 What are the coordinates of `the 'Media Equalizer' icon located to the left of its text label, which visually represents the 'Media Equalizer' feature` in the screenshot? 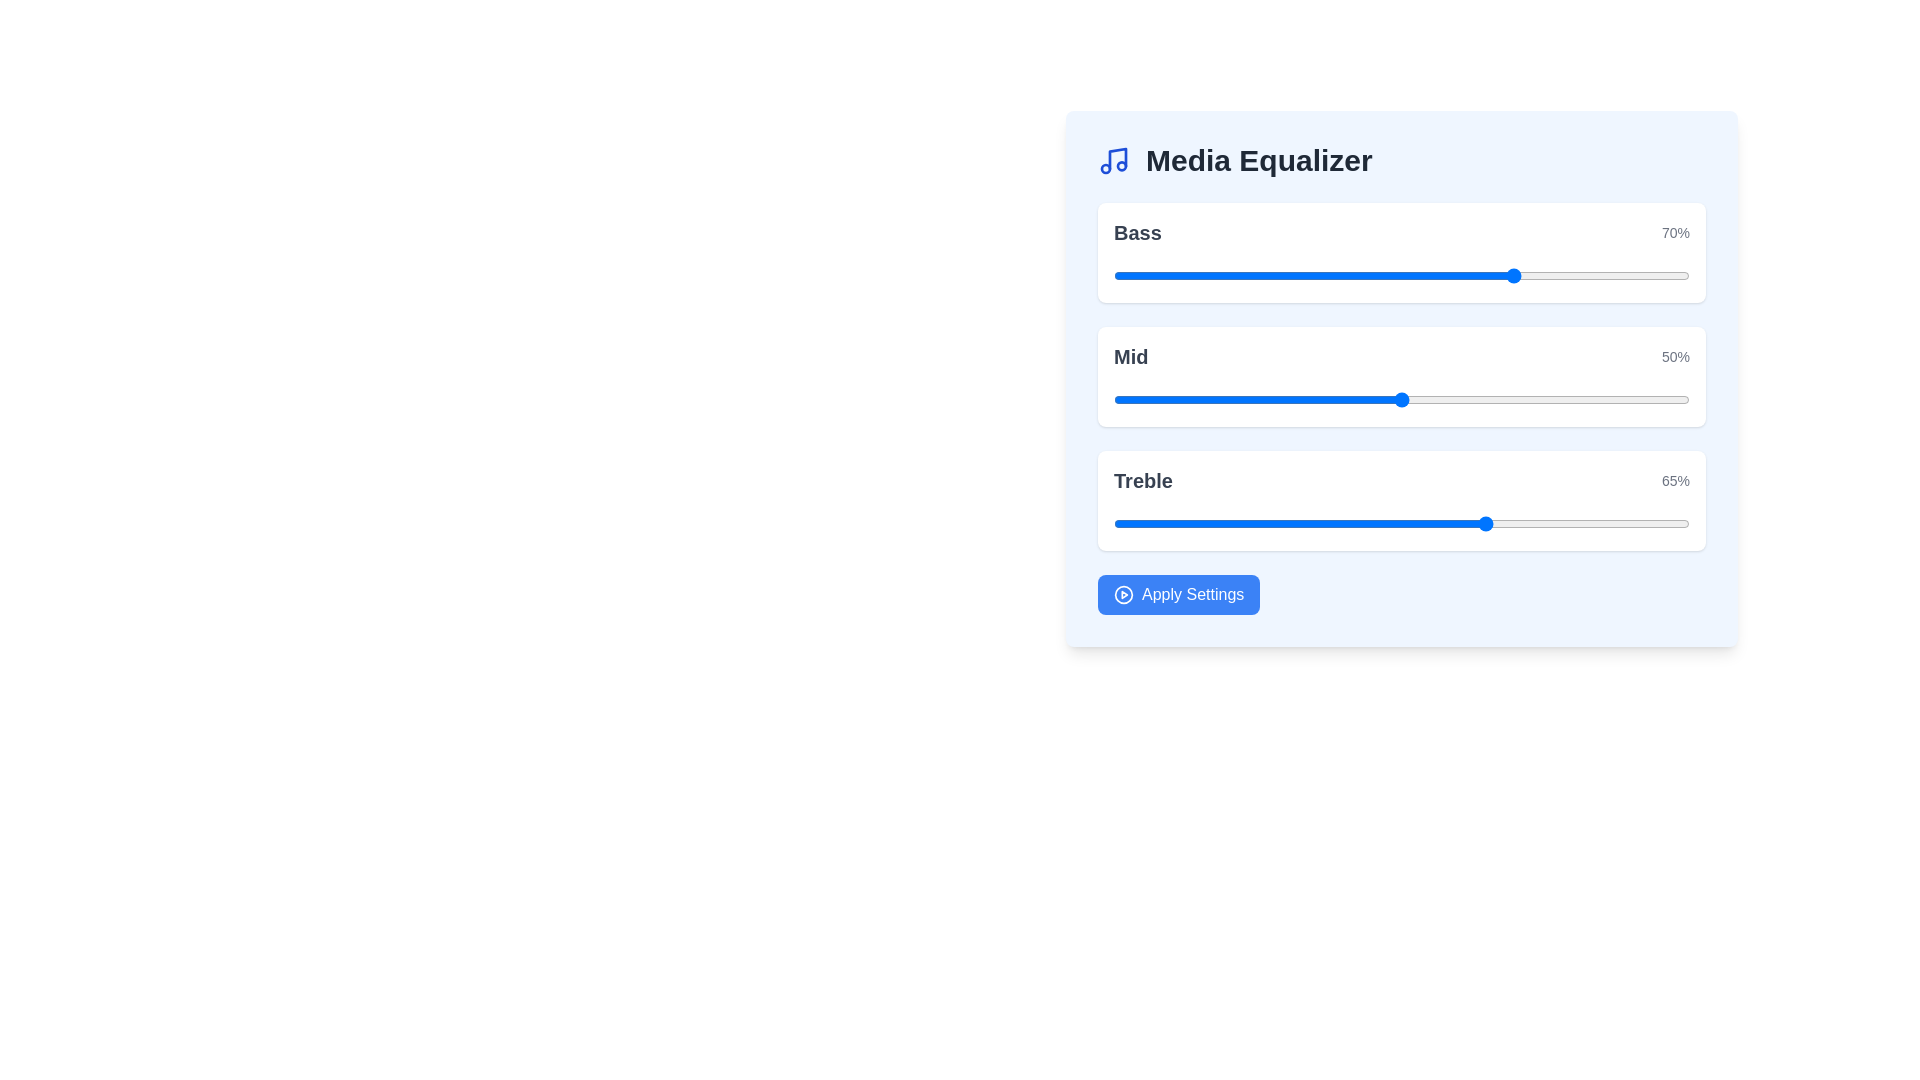 It's located at (1112, 160).